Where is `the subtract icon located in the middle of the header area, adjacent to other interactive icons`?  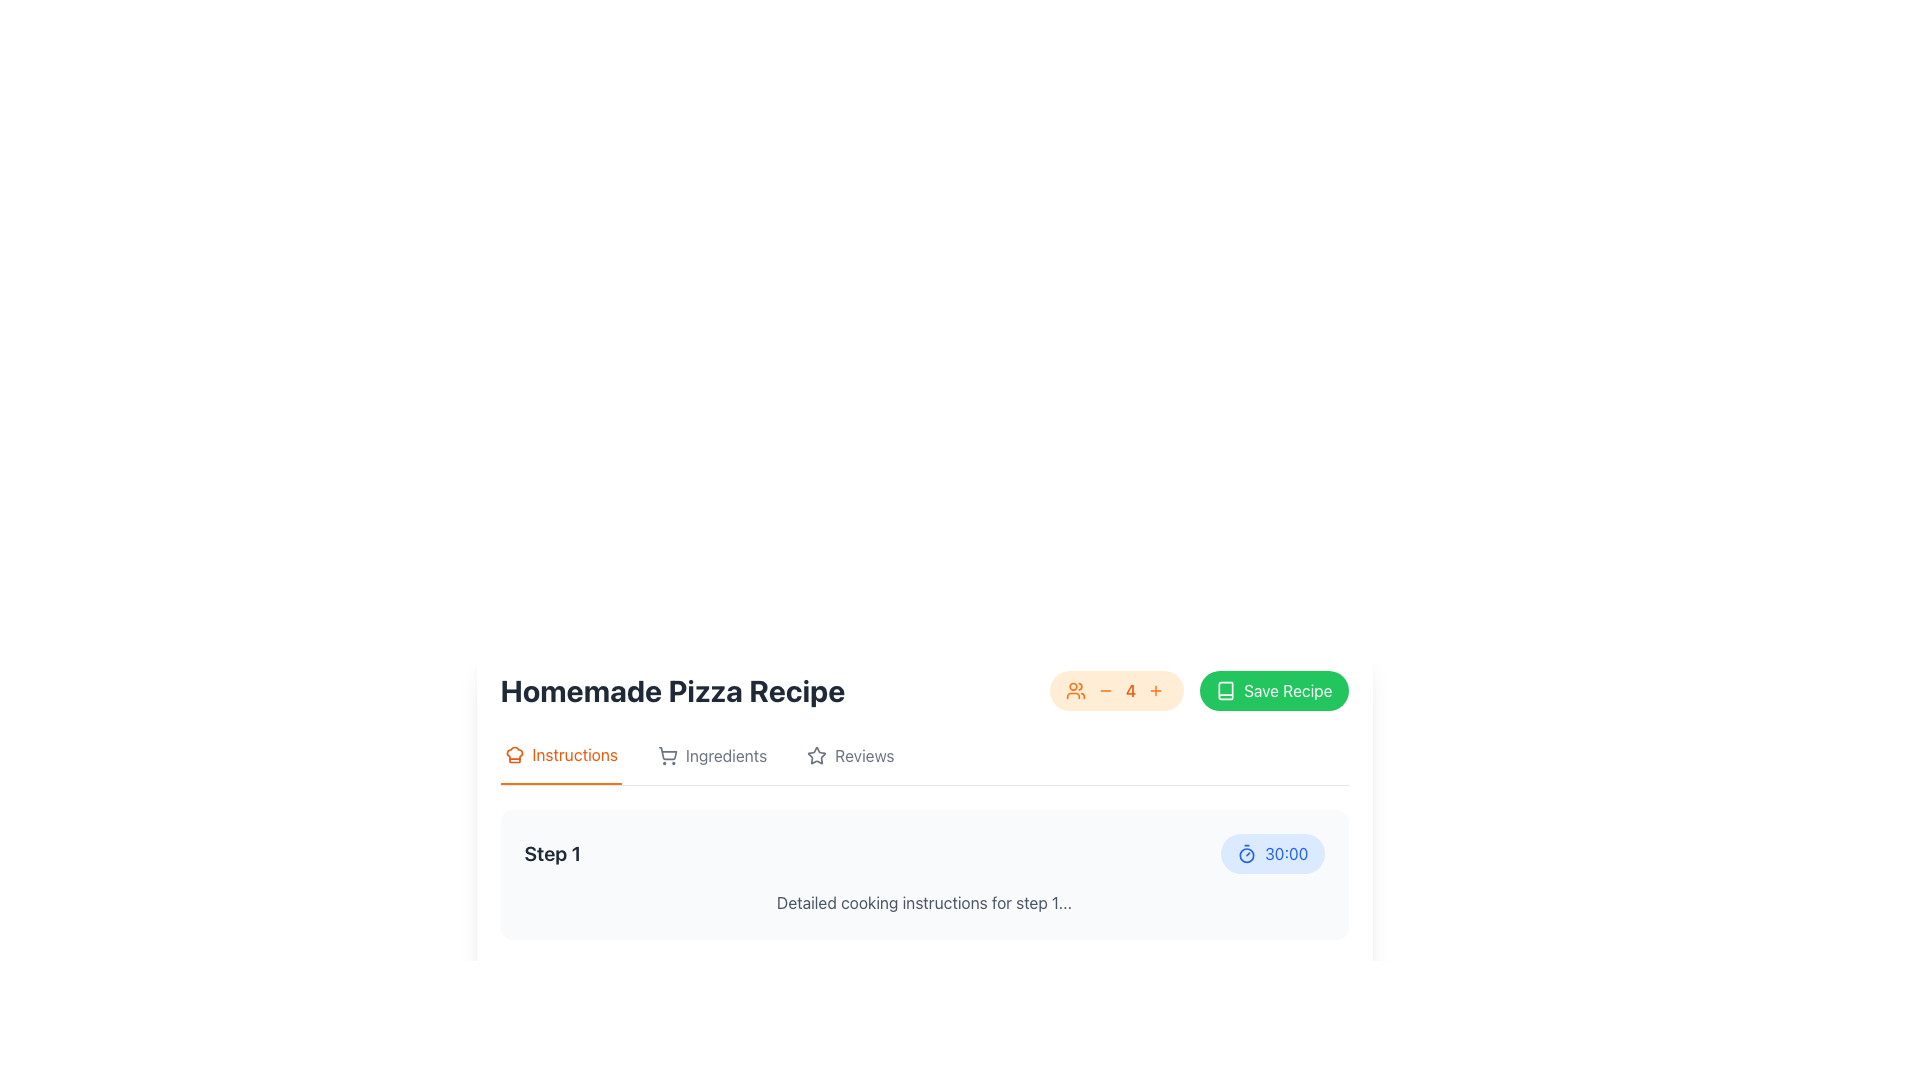 the subtract icon located in the middle of the header area, adjacent to other interactive icons is located at coordinates (1104, 689).